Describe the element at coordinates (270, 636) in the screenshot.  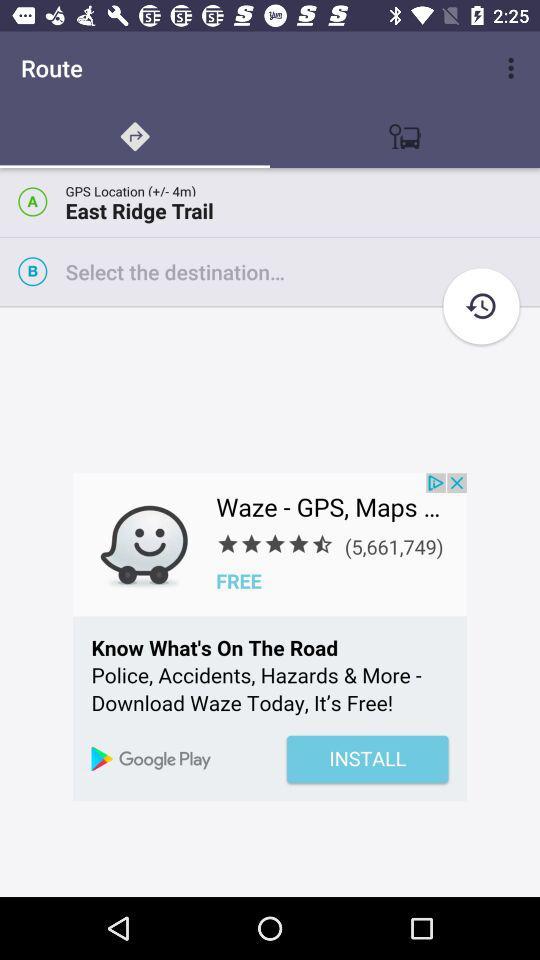
I see `advertisement link` at that location.